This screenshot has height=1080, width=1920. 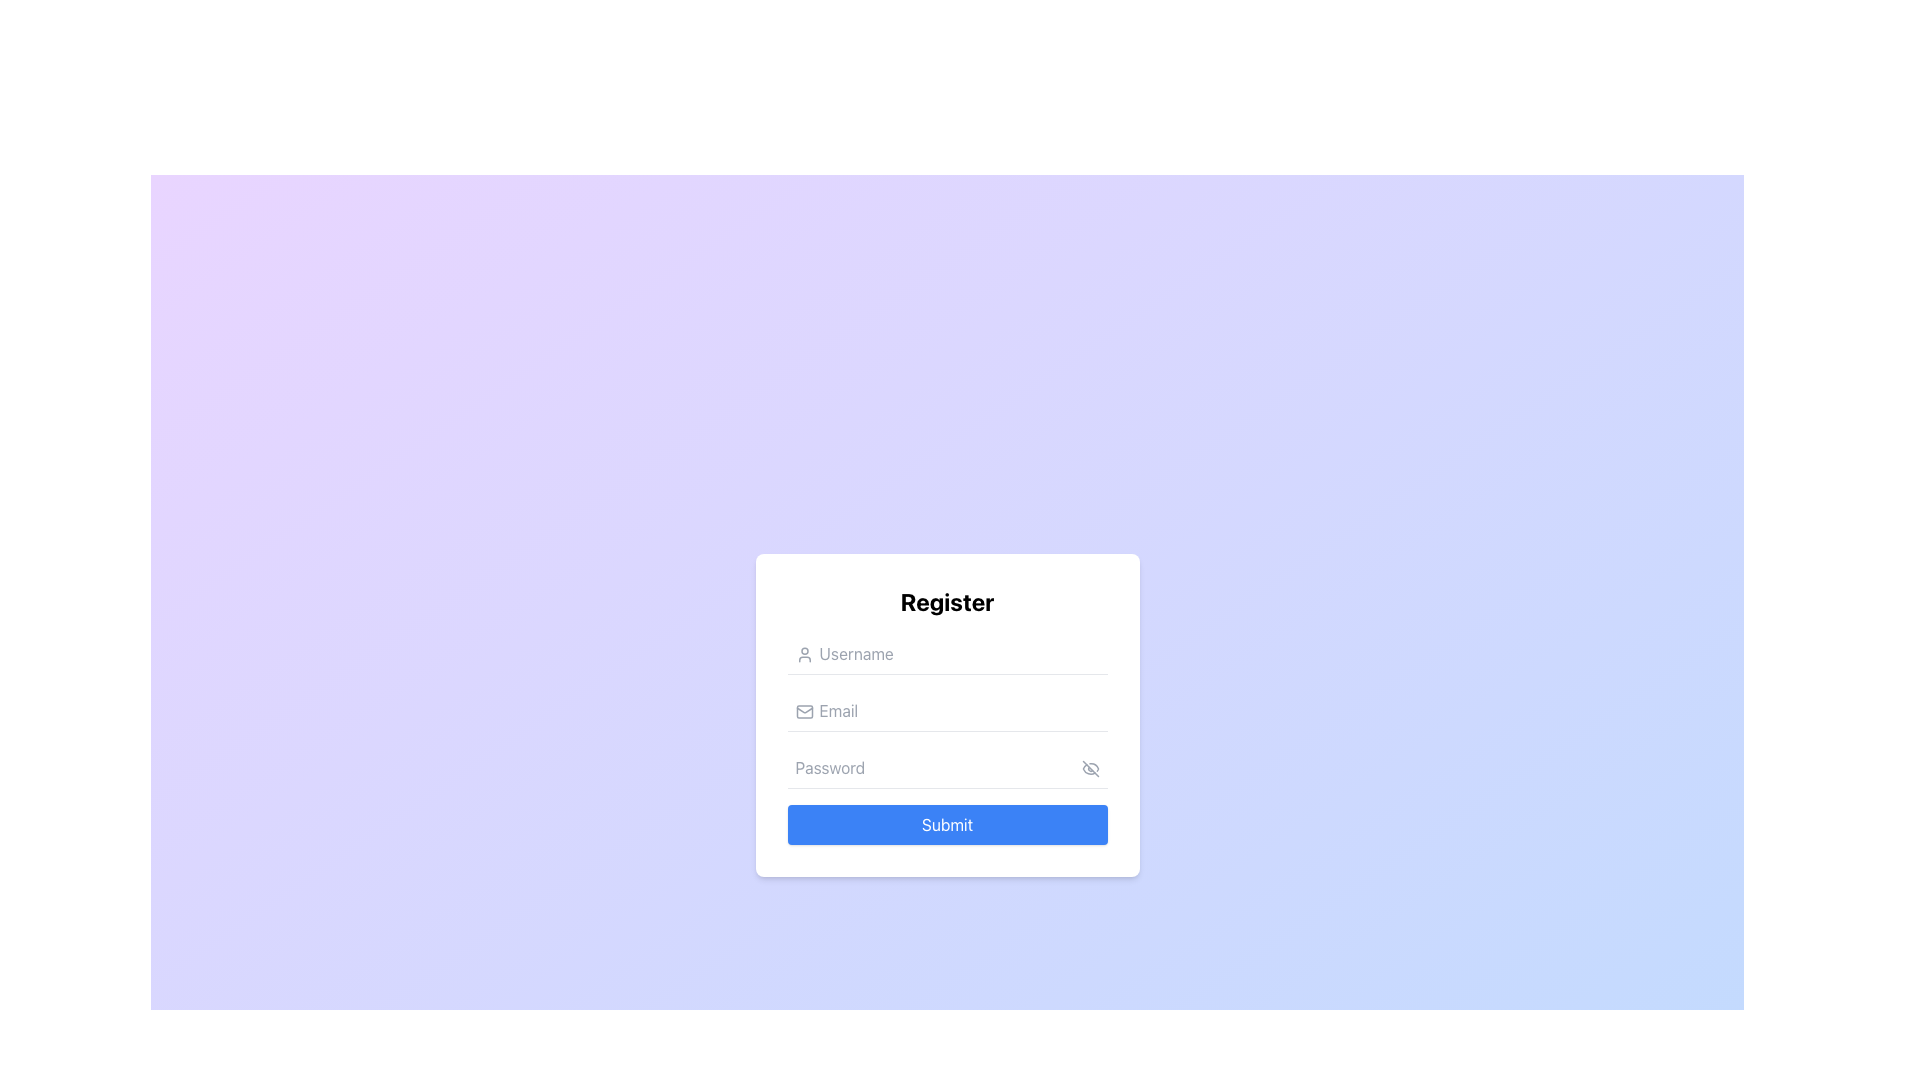 What do you see at coordinates (946, 600) in the screenshot?
I see `text label that says 'Register', which is prominently displayed at the top of the form section to identify the form's purpose` at bounding box center [946, 600].